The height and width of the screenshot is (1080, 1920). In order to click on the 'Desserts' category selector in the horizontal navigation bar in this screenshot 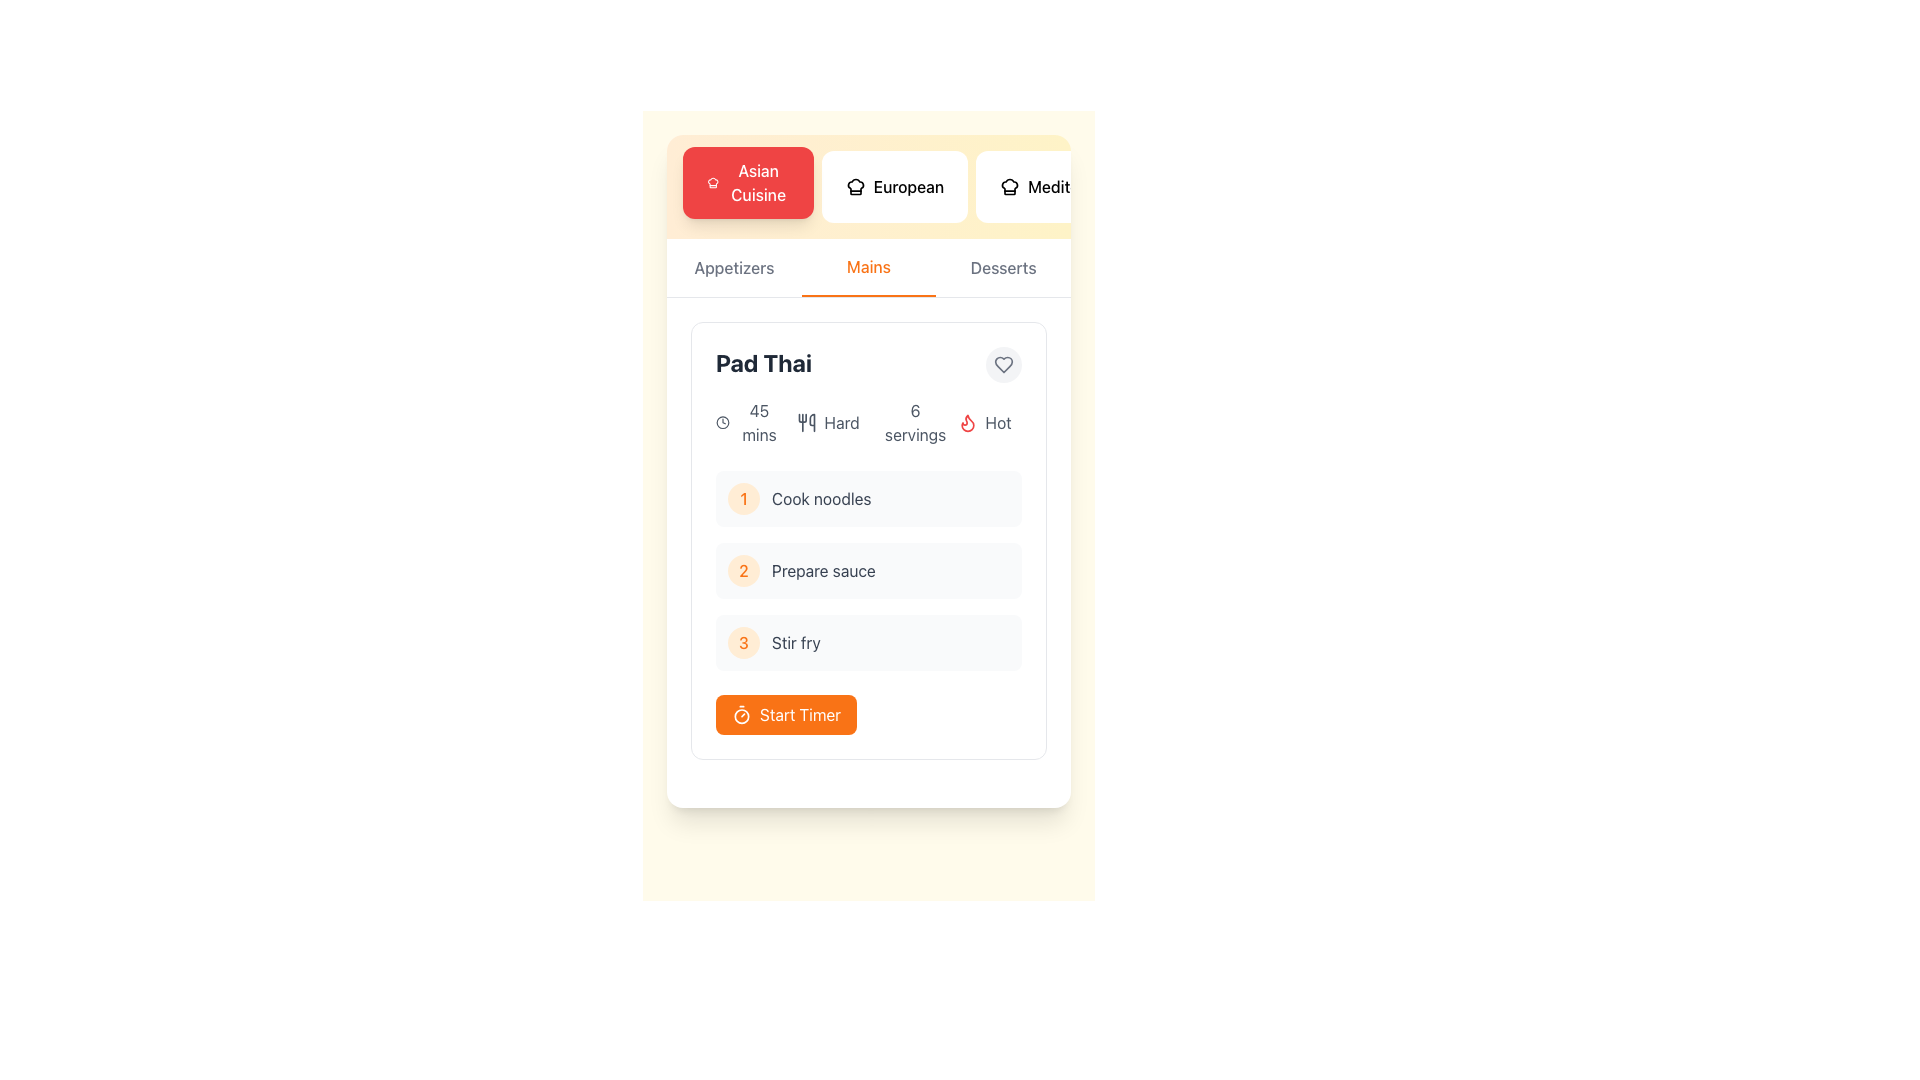, I will do `click(1003, 266)`.